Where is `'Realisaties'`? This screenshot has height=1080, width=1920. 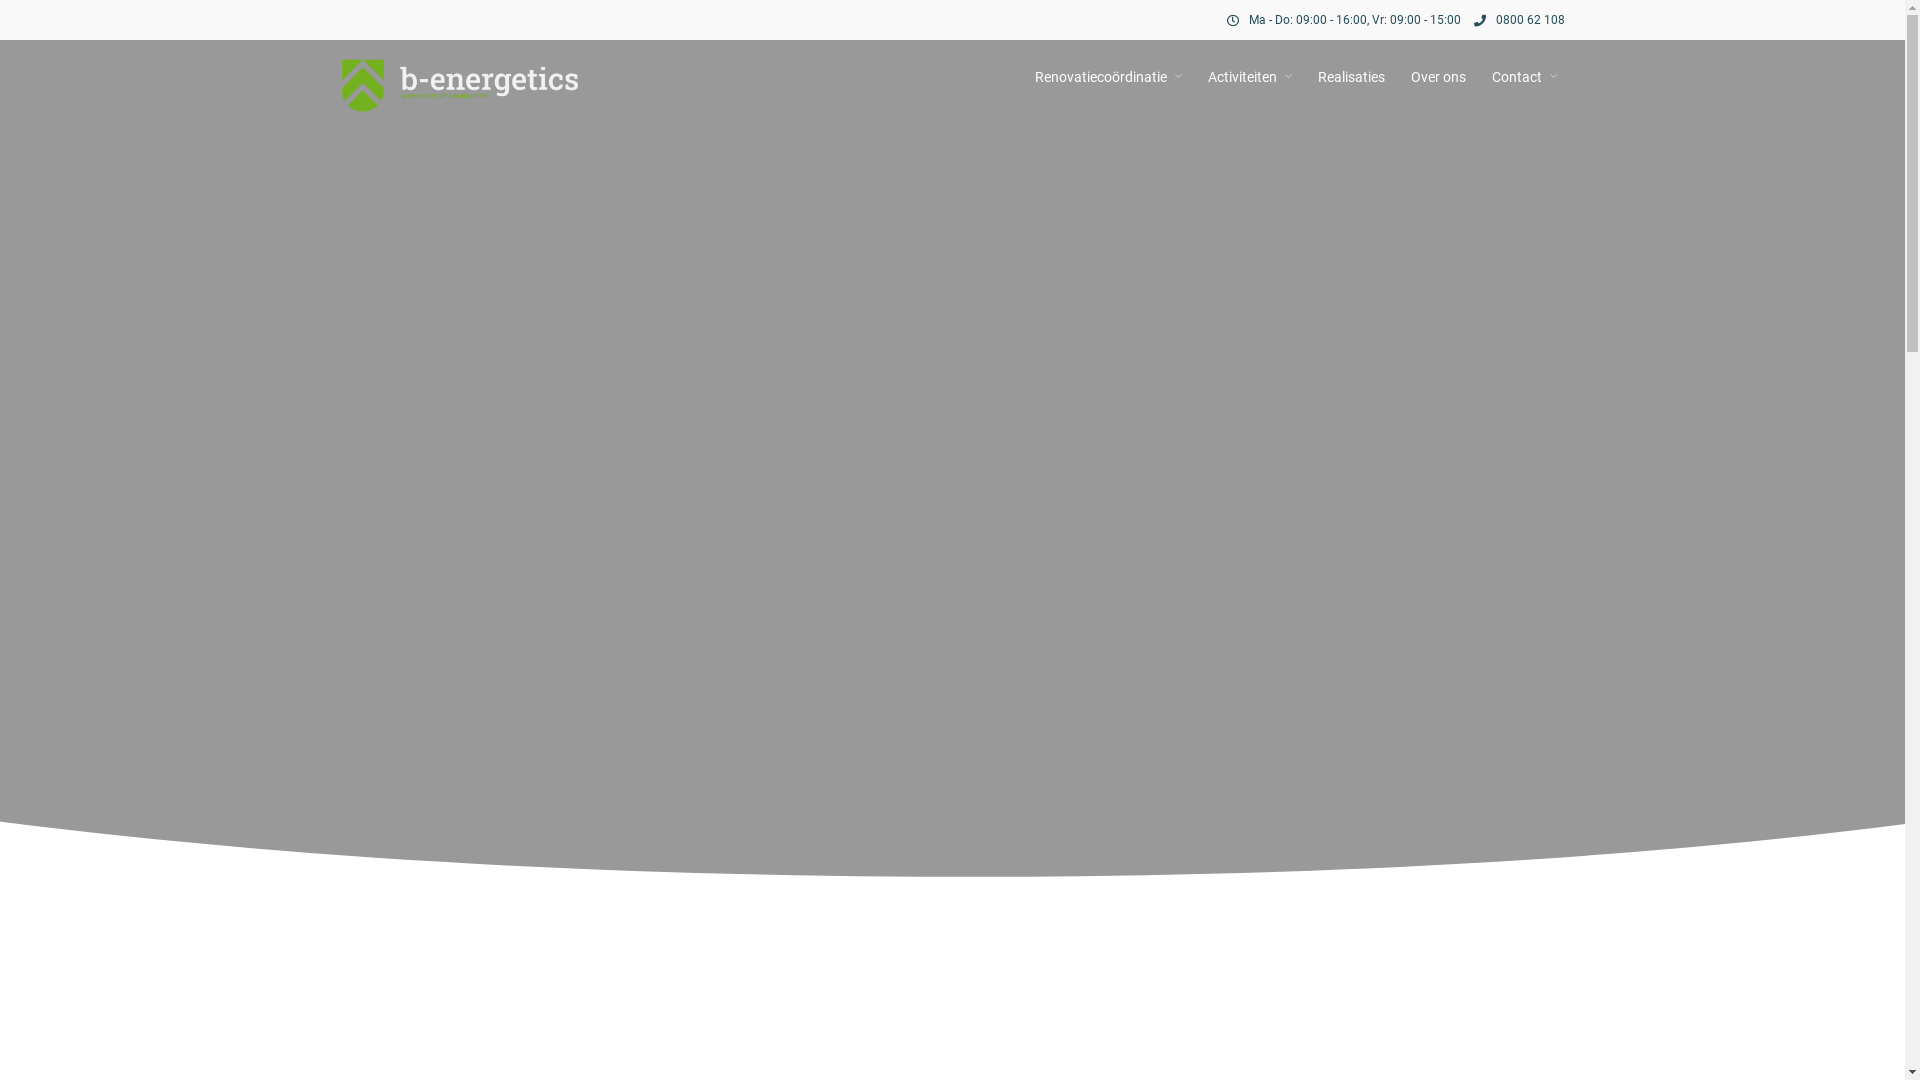 'Realisaties' is located at coordinates (1351, 76).